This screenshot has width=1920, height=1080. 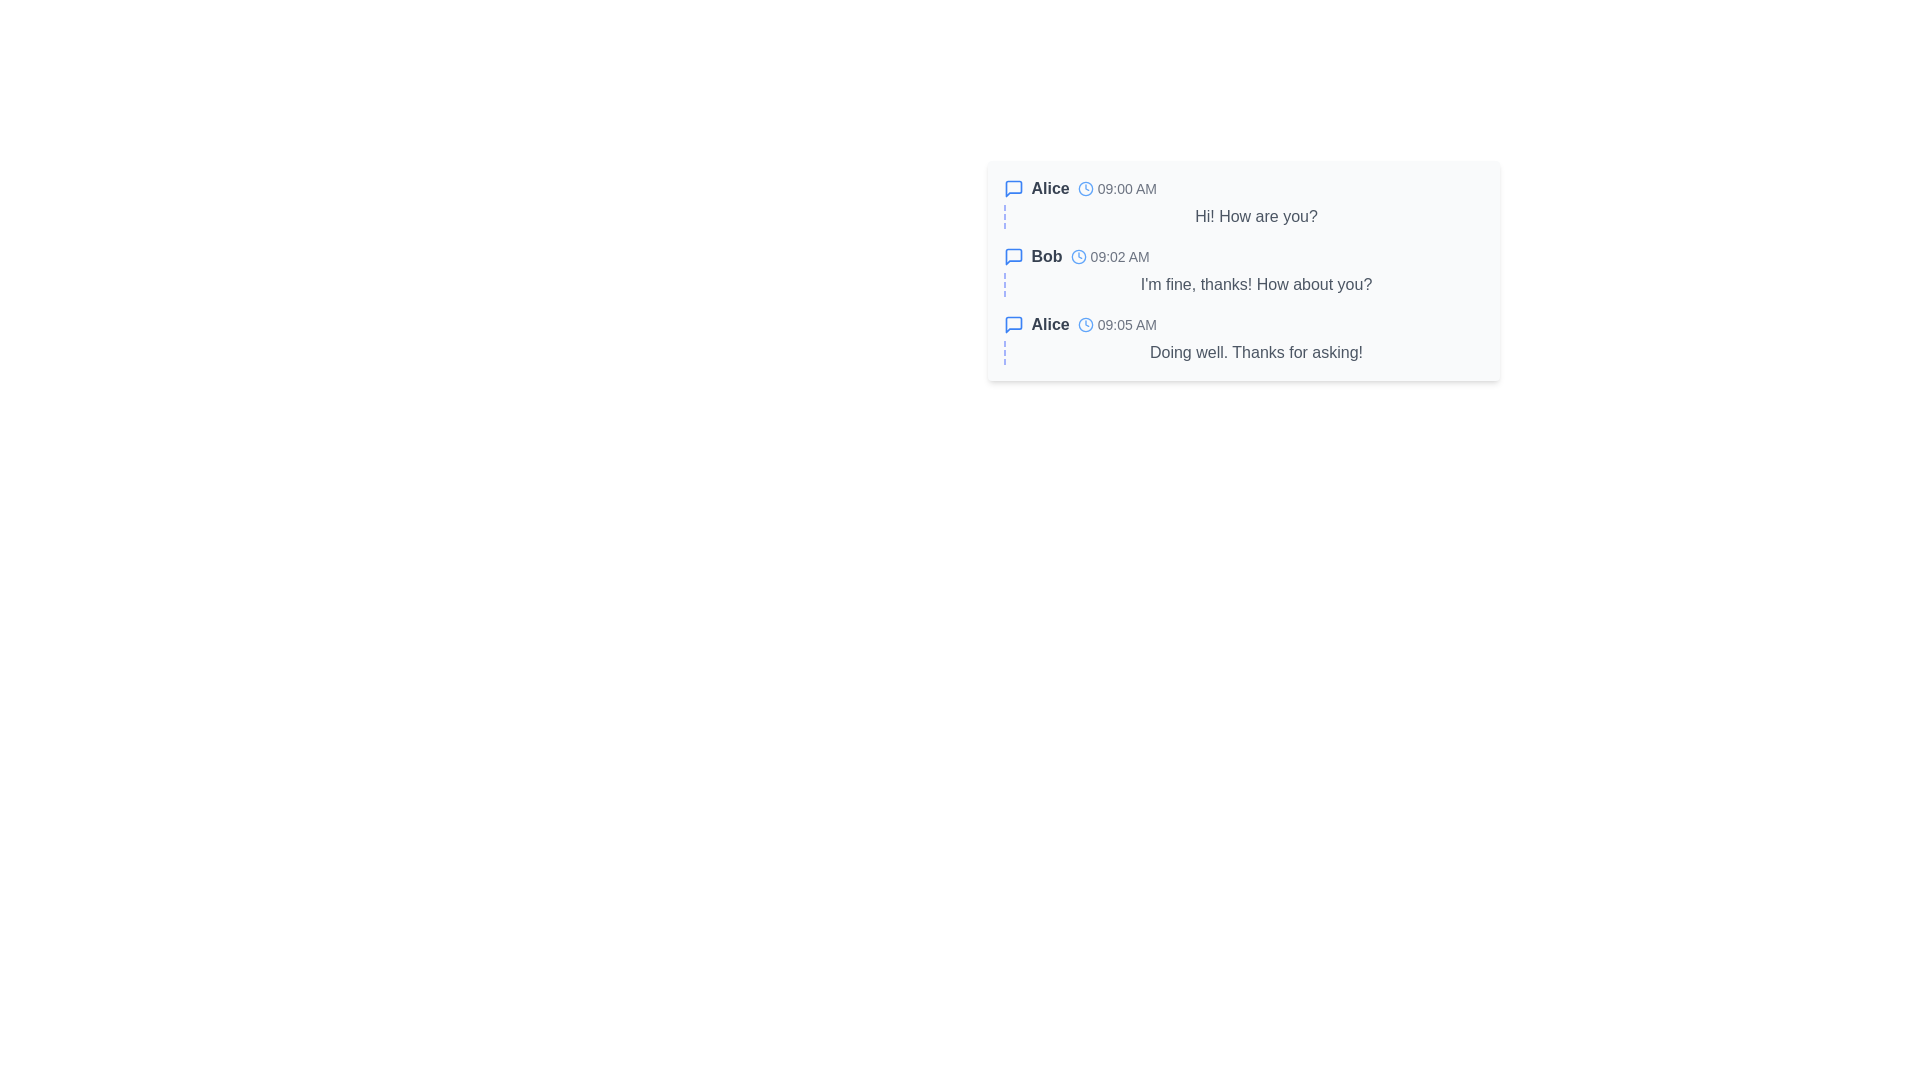 What do you see at coordinates (1242, 285) in the screenshot?
I see `the text content that displays 'I'm fine, thanks! How about you?' styled in gray color, located under the label 'Bob 09:02 AM'` at bounding box center [1242, 285].